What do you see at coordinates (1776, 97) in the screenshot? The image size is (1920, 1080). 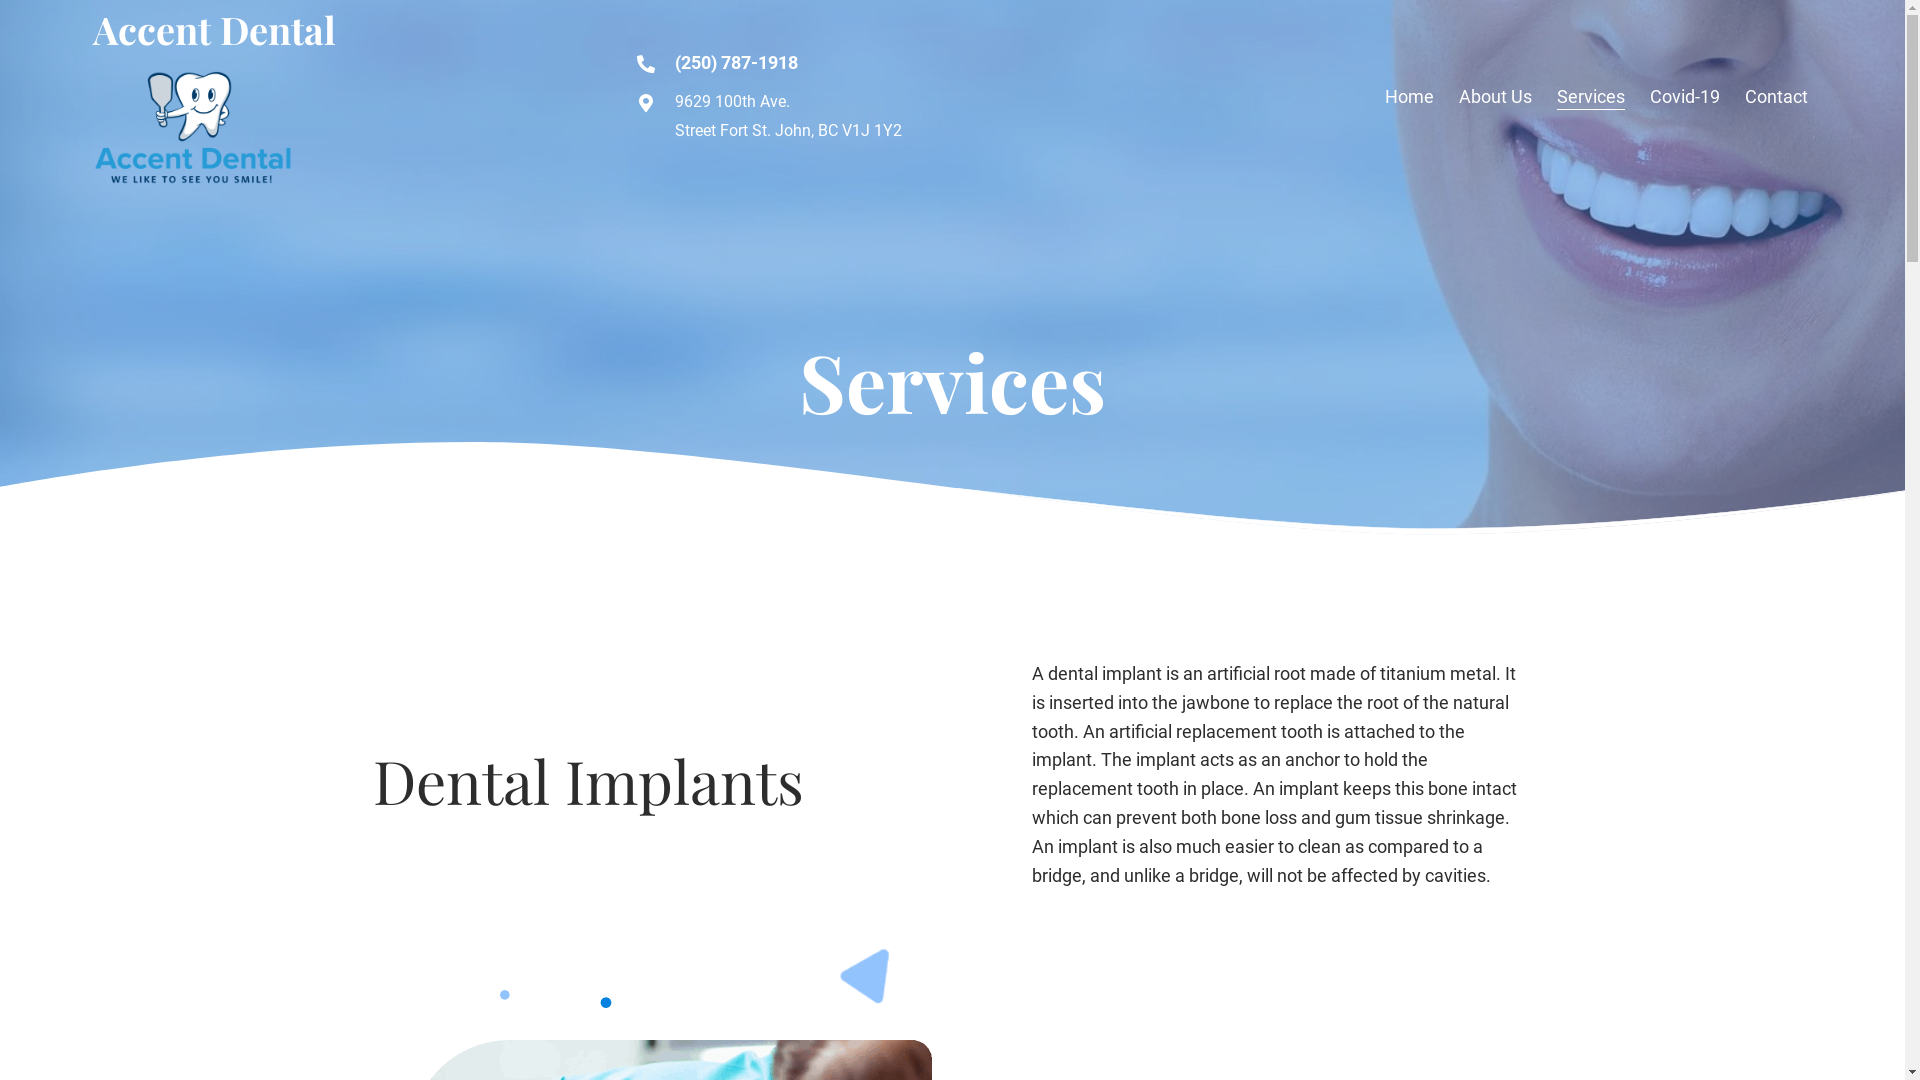 I see `'Contact'` at bounding box center [1776, 97].